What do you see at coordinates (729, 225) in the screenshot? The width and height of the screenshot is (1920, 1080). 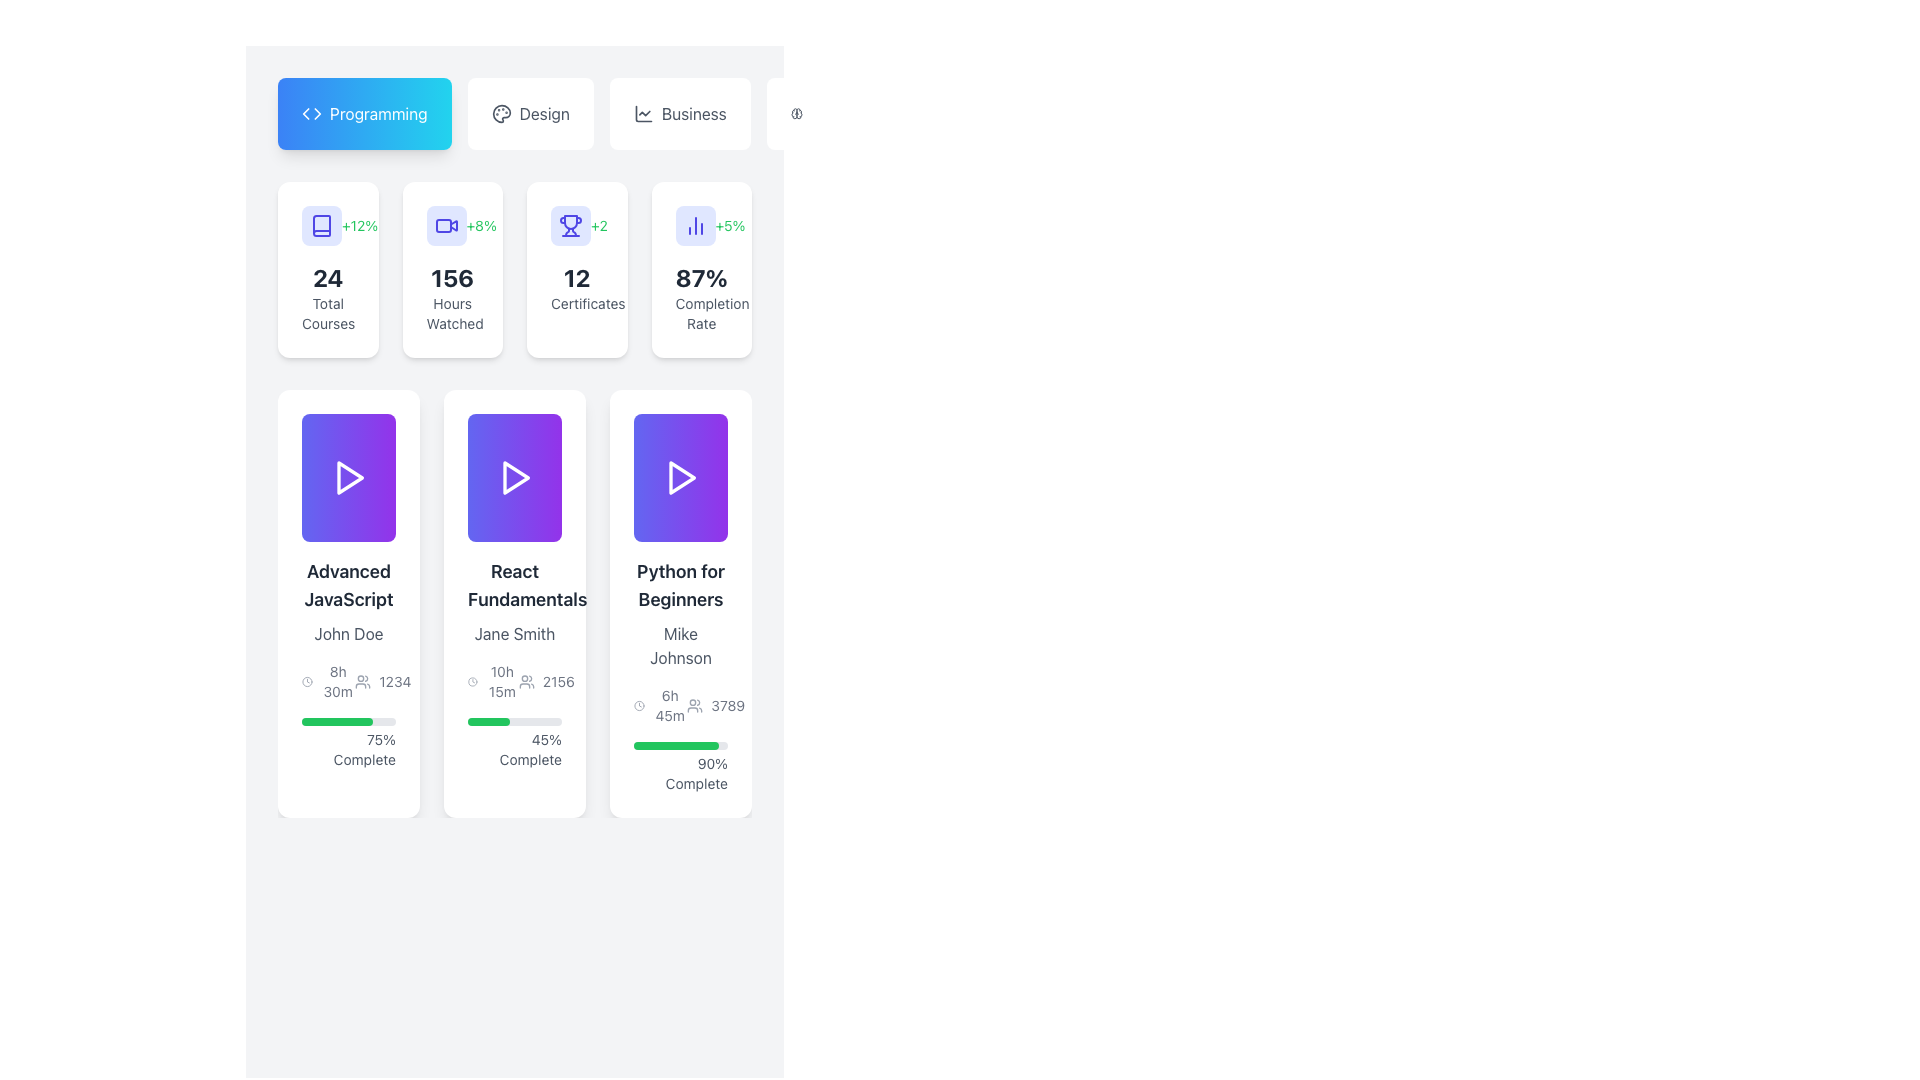 I see `the Text label indicating the percentage increase in the Completion Rate metric card located in the top right section of the interface, adjacent to the bar chart icon` at bounding box center [729, 225].